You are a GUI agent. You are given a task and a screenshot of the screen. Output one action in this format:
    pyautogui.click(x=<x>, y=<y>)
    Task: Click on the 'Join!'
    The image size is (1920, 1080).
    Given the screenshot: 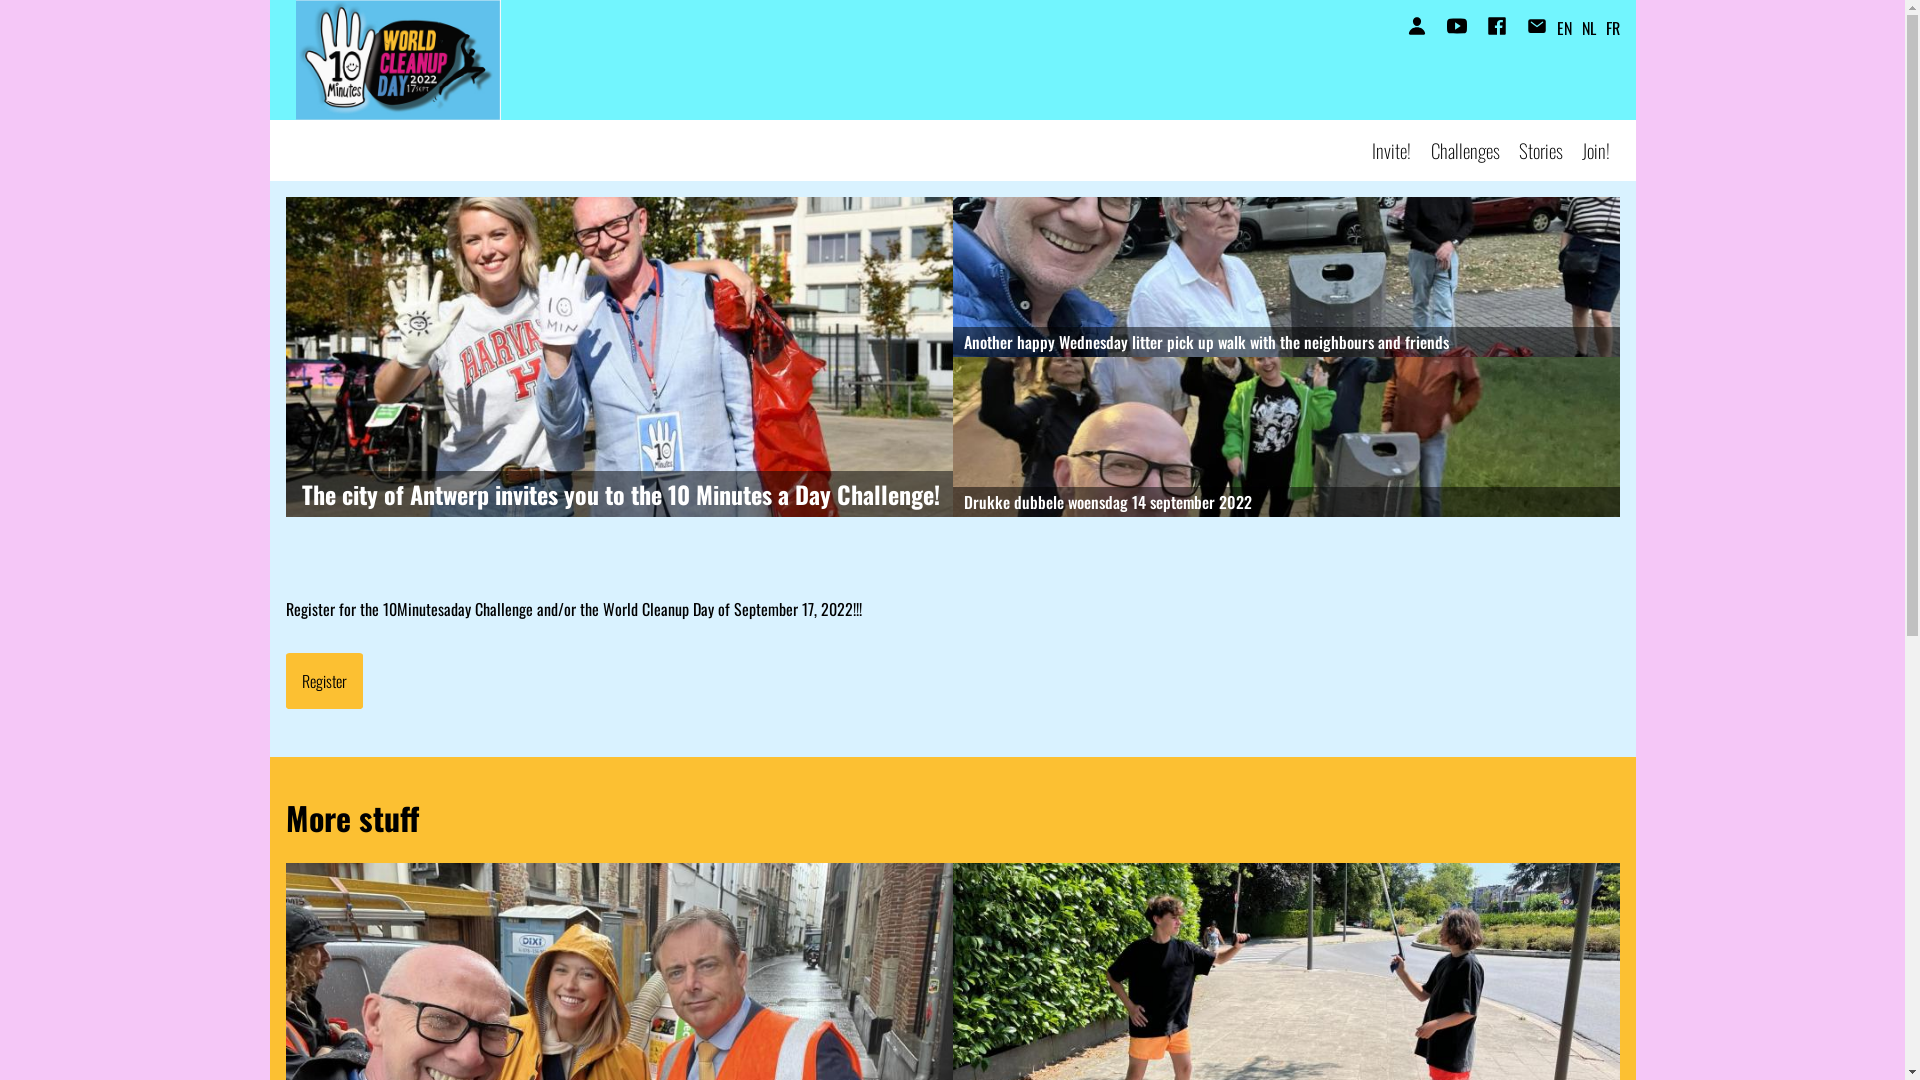 What is the action you would take?
    pyautogui.click(x=1595, y=149)
    